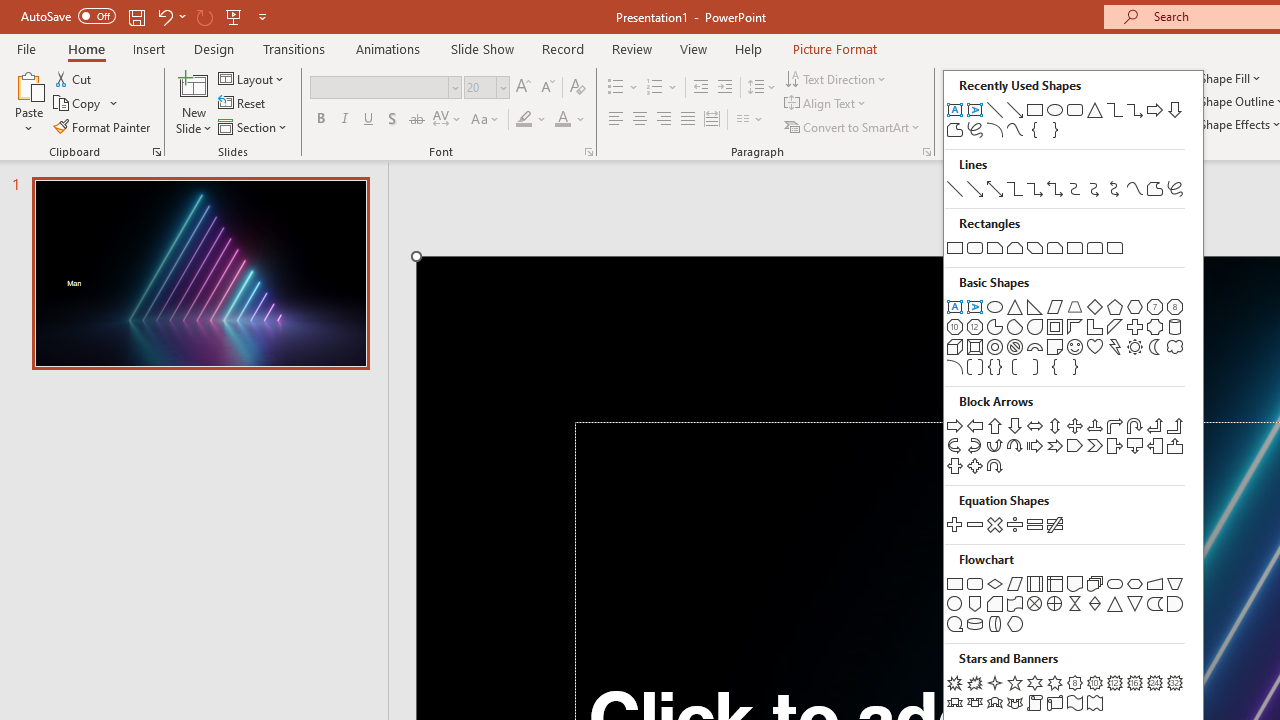 This screenshot has width=1280, height=720. I want to click on 'Design', so click(214, 48).